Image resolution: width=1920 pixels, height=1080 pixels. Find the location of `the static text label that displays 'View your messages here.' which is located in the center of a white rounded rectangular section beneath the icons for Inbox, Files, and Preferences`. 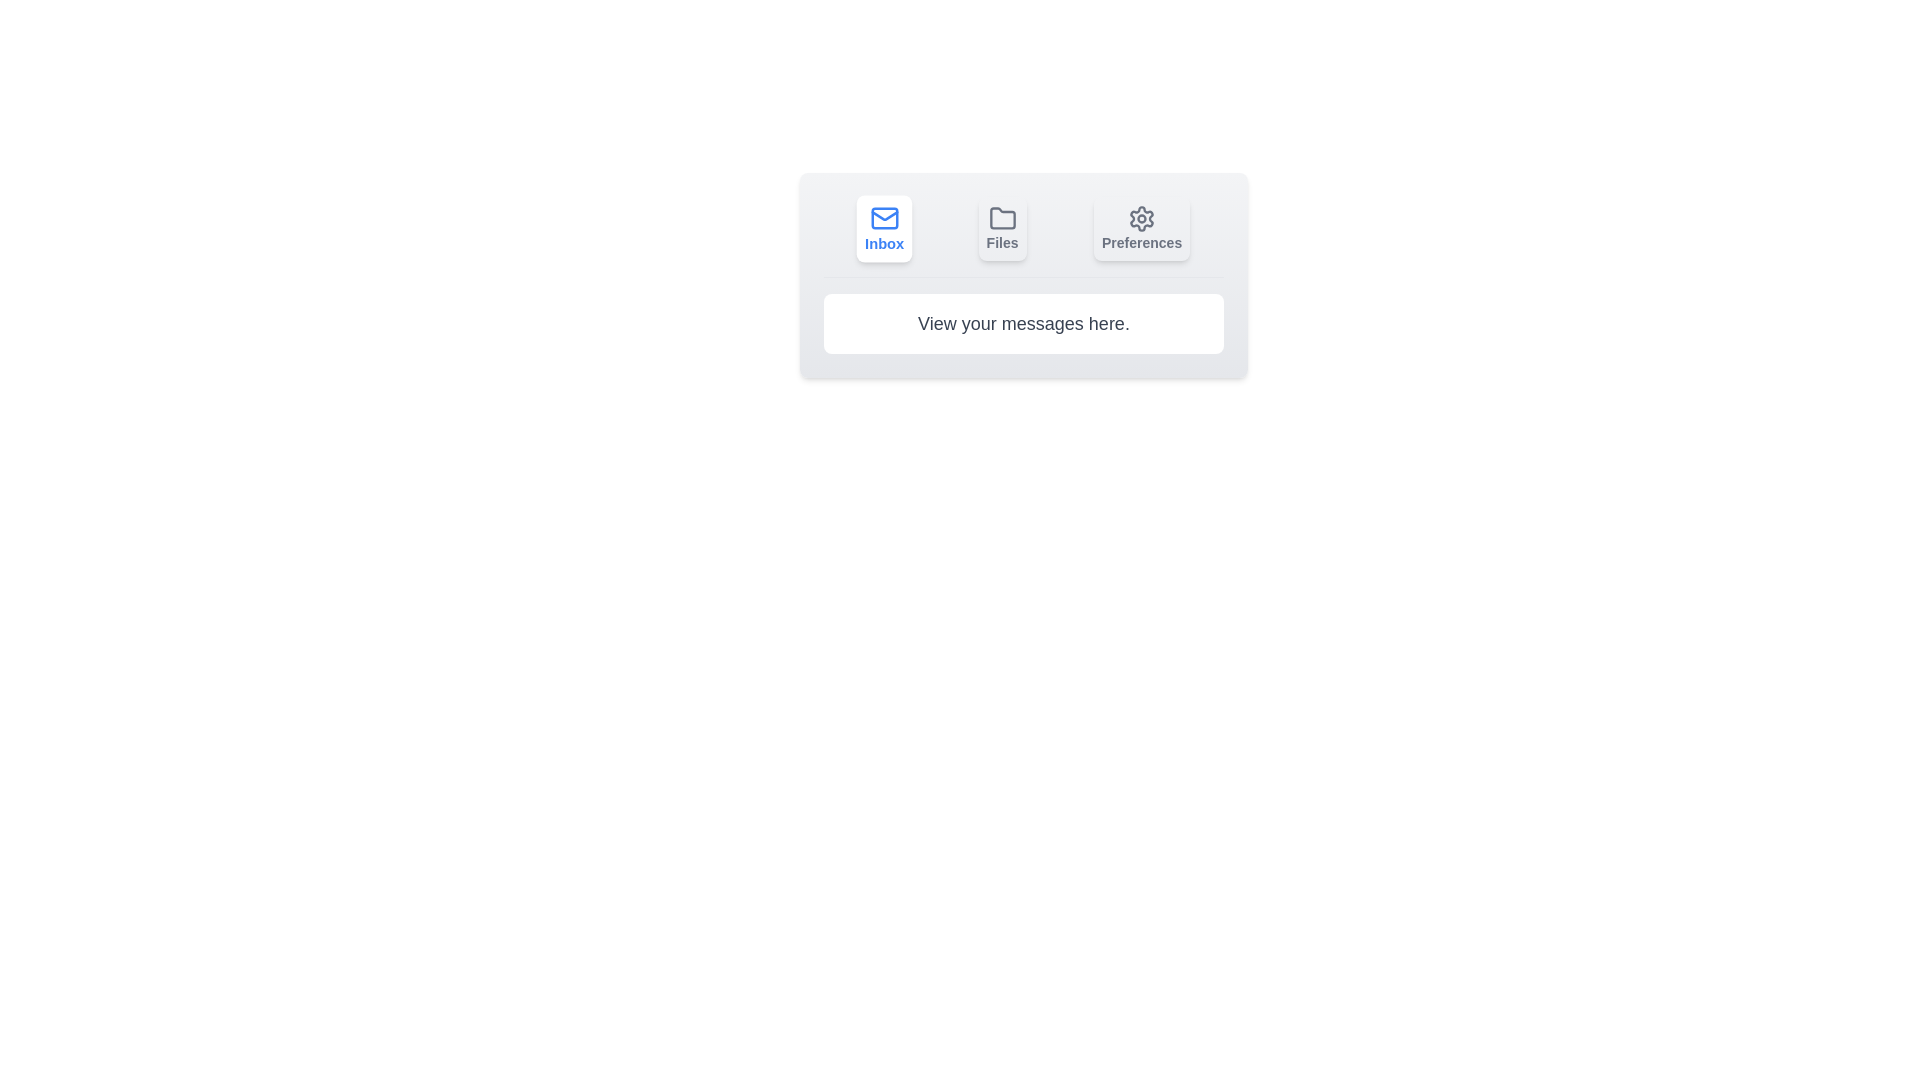

the static text label that displays 'View your messages here.' which is located in the center of a white rounded rectangular section beneath the icons for Inbox, Files, and Preferences is located at coordinates (1023, 323).